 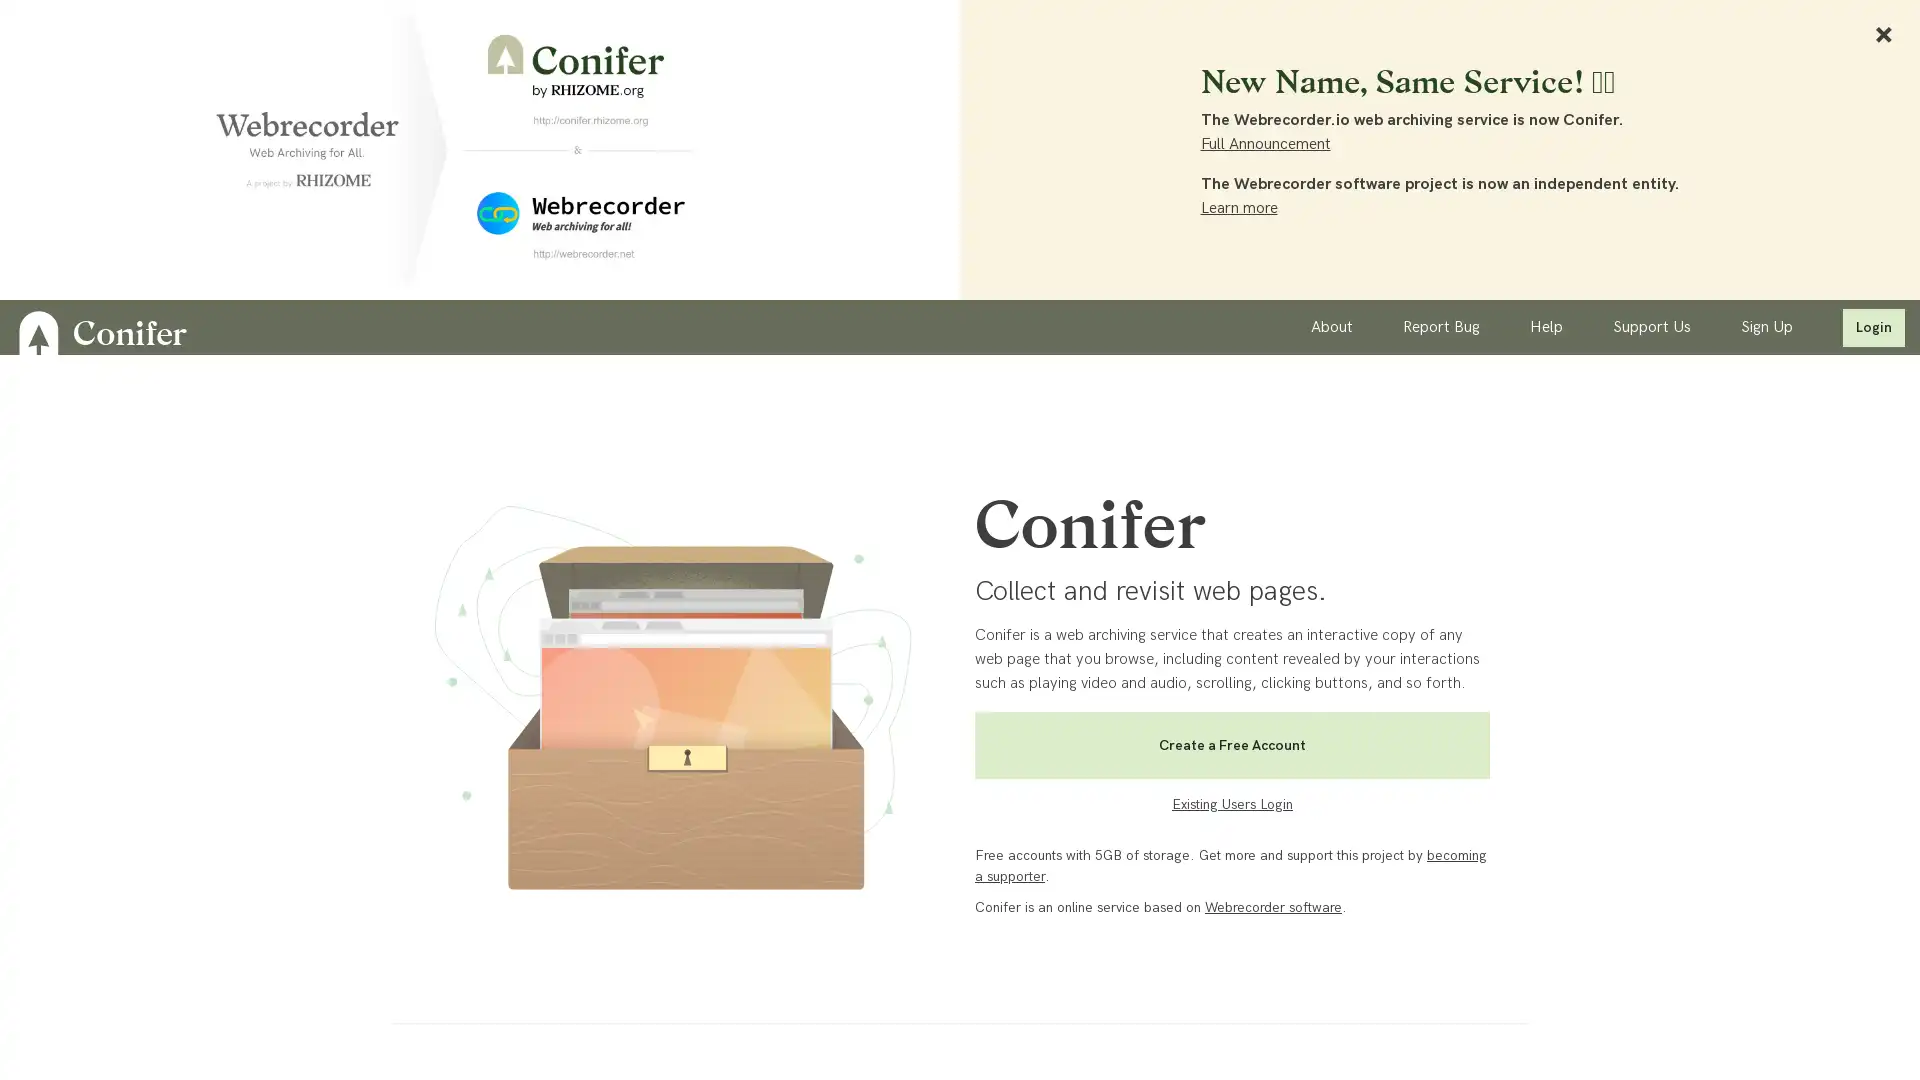 I want to click on Dismiss Conifer Announcement, so click(x=1882, y=34).